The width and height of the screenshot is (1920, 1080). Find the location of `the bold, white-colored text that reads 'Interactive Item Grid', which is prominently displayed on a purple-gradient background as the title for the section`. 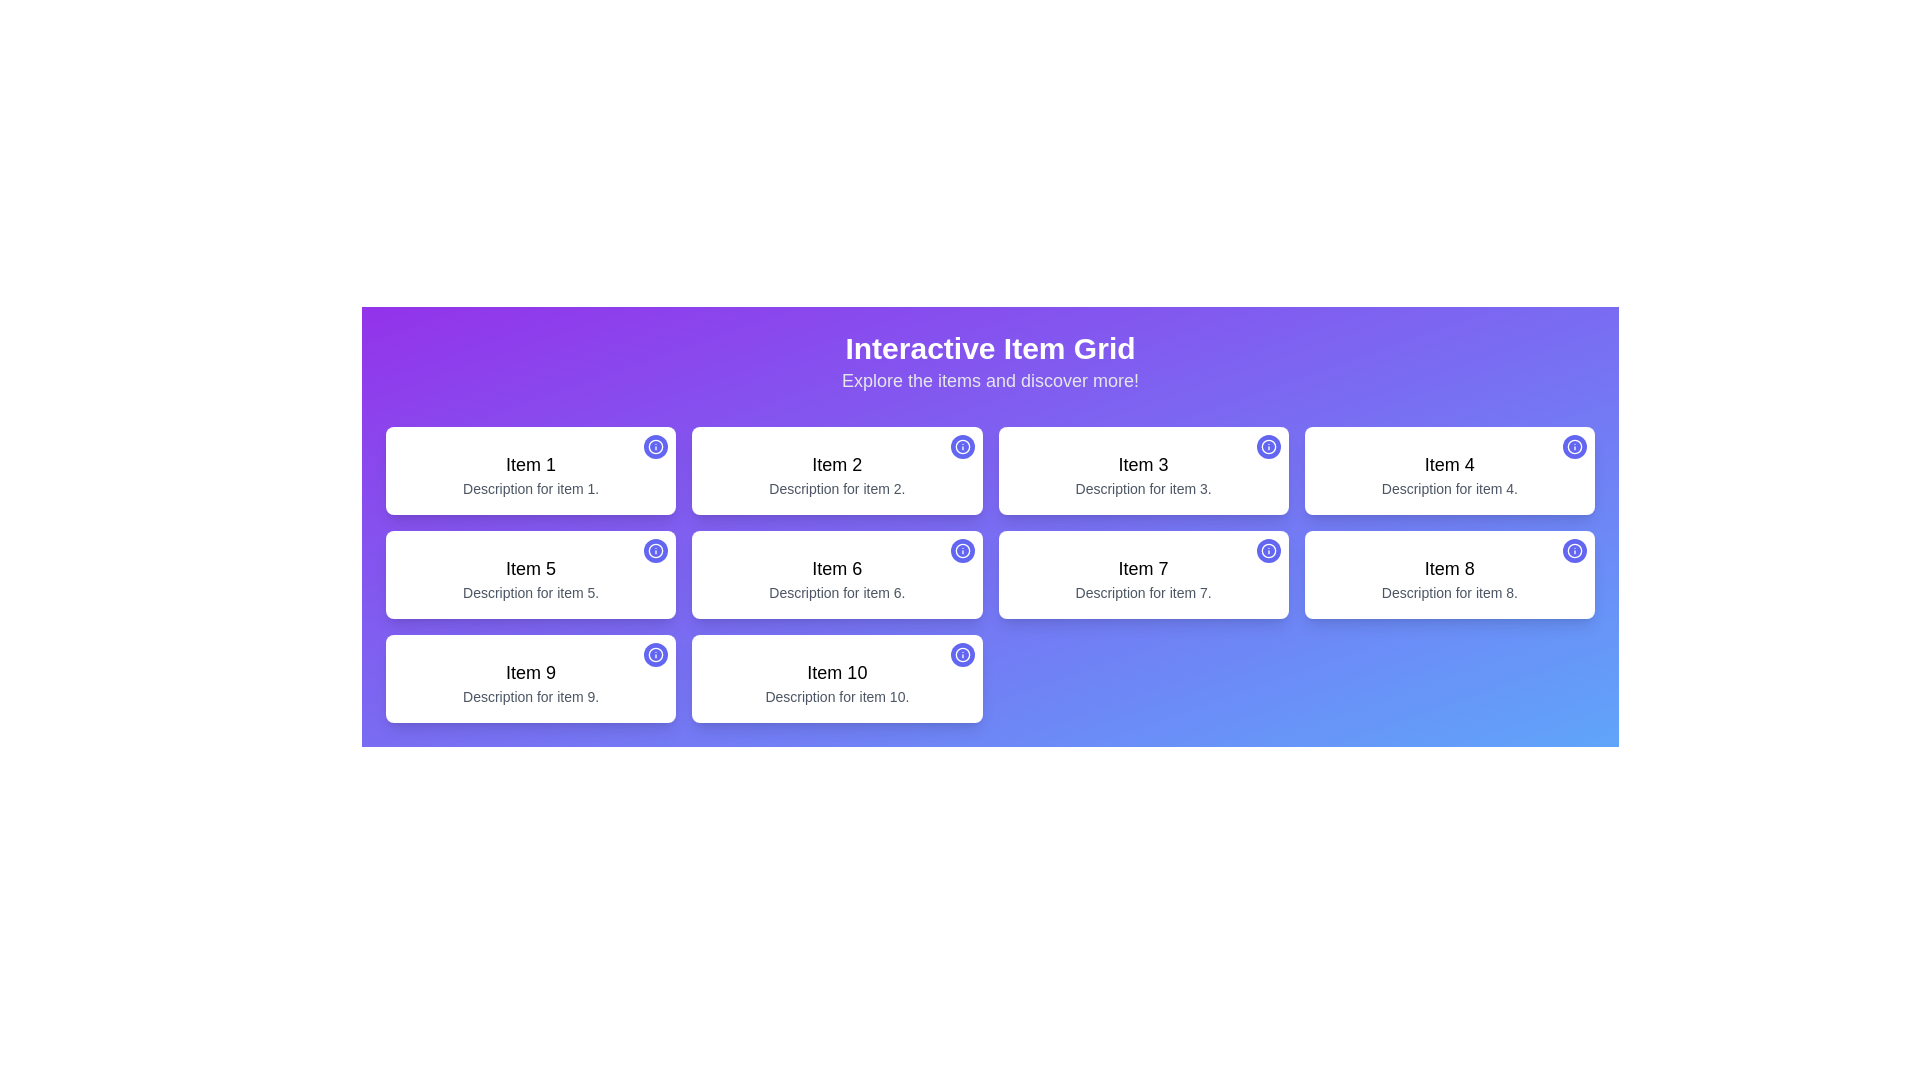

the bold, white-colored text that reads 'Interactive Item Grid', which is prominently displayed on a purple-gradient background as the title for the section is located at coordinates (990, 347).